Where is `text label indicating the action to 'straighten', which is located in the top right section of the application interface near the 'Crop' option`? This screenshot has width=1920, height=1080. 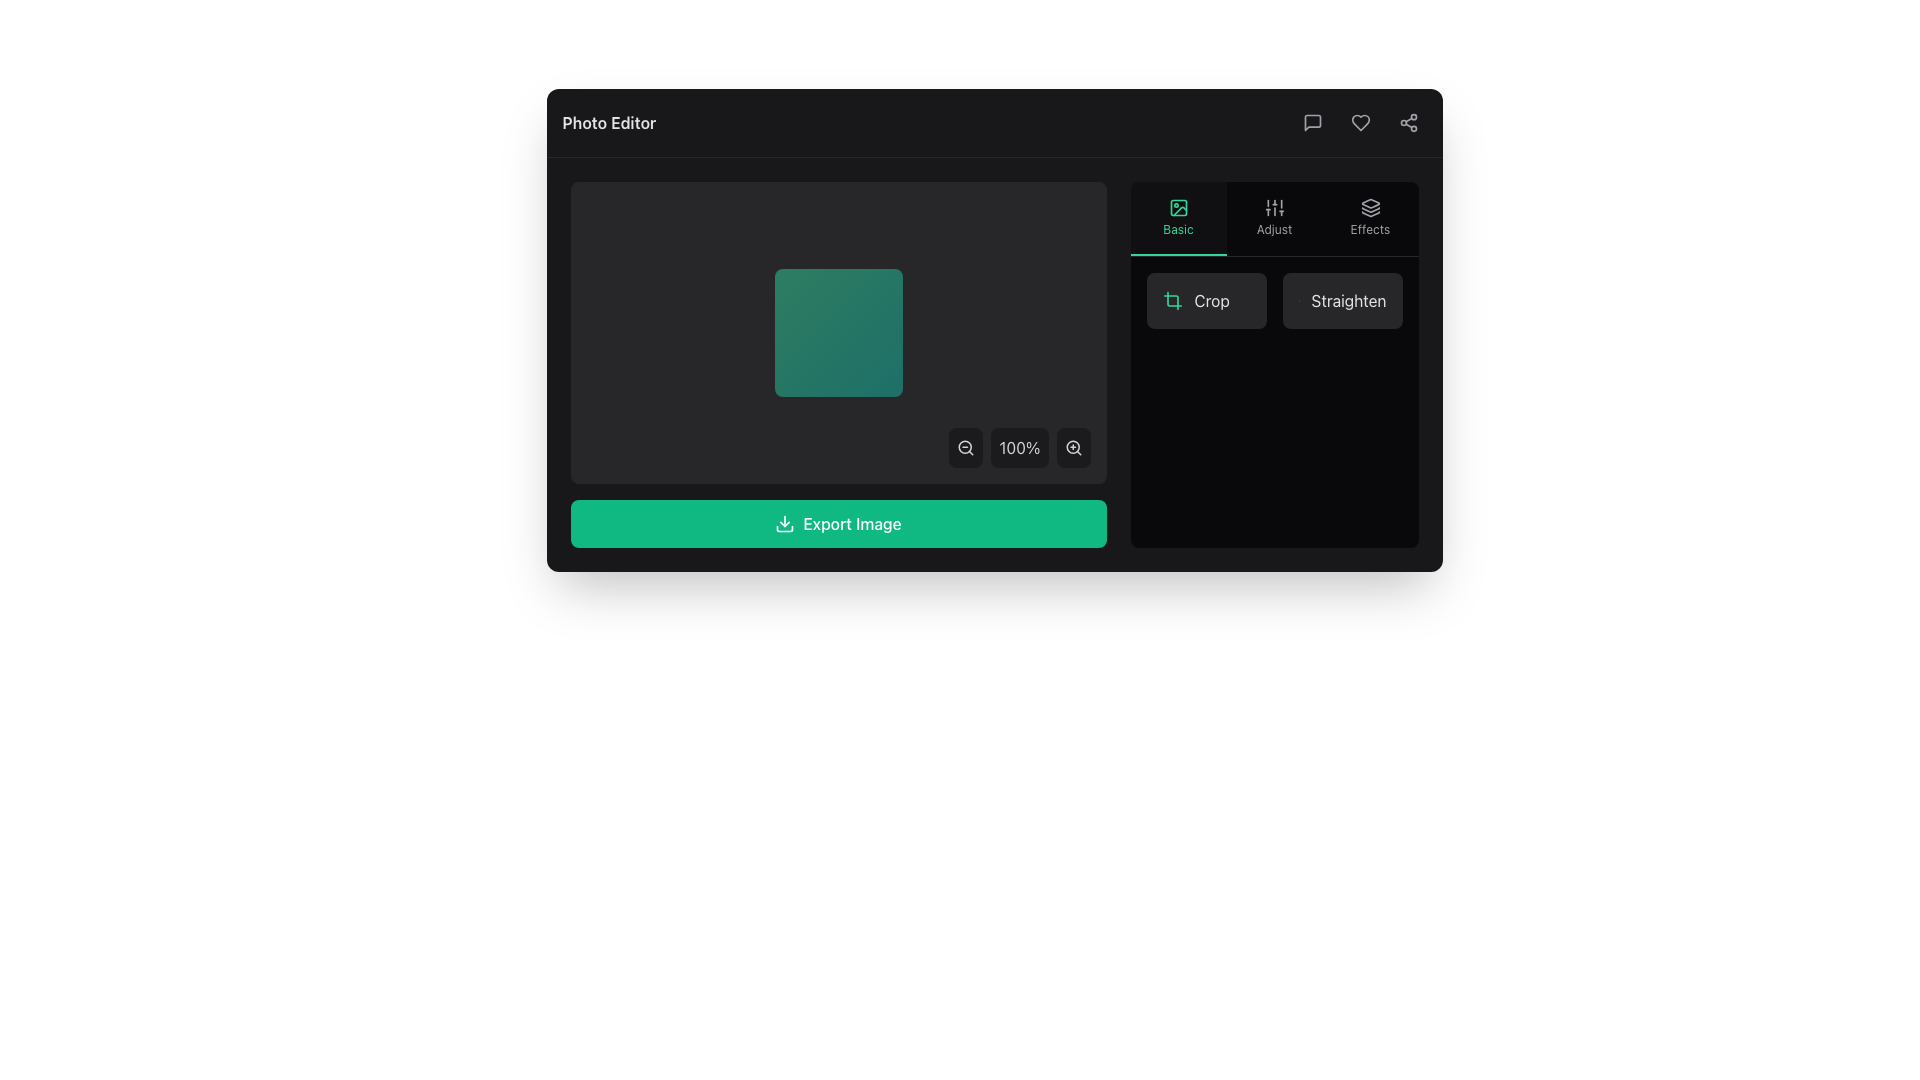
text label indicating the action to 'straighten', which is located in the top right section of the application interface near the 'Crop' option is located at coordinates (1348, 300).